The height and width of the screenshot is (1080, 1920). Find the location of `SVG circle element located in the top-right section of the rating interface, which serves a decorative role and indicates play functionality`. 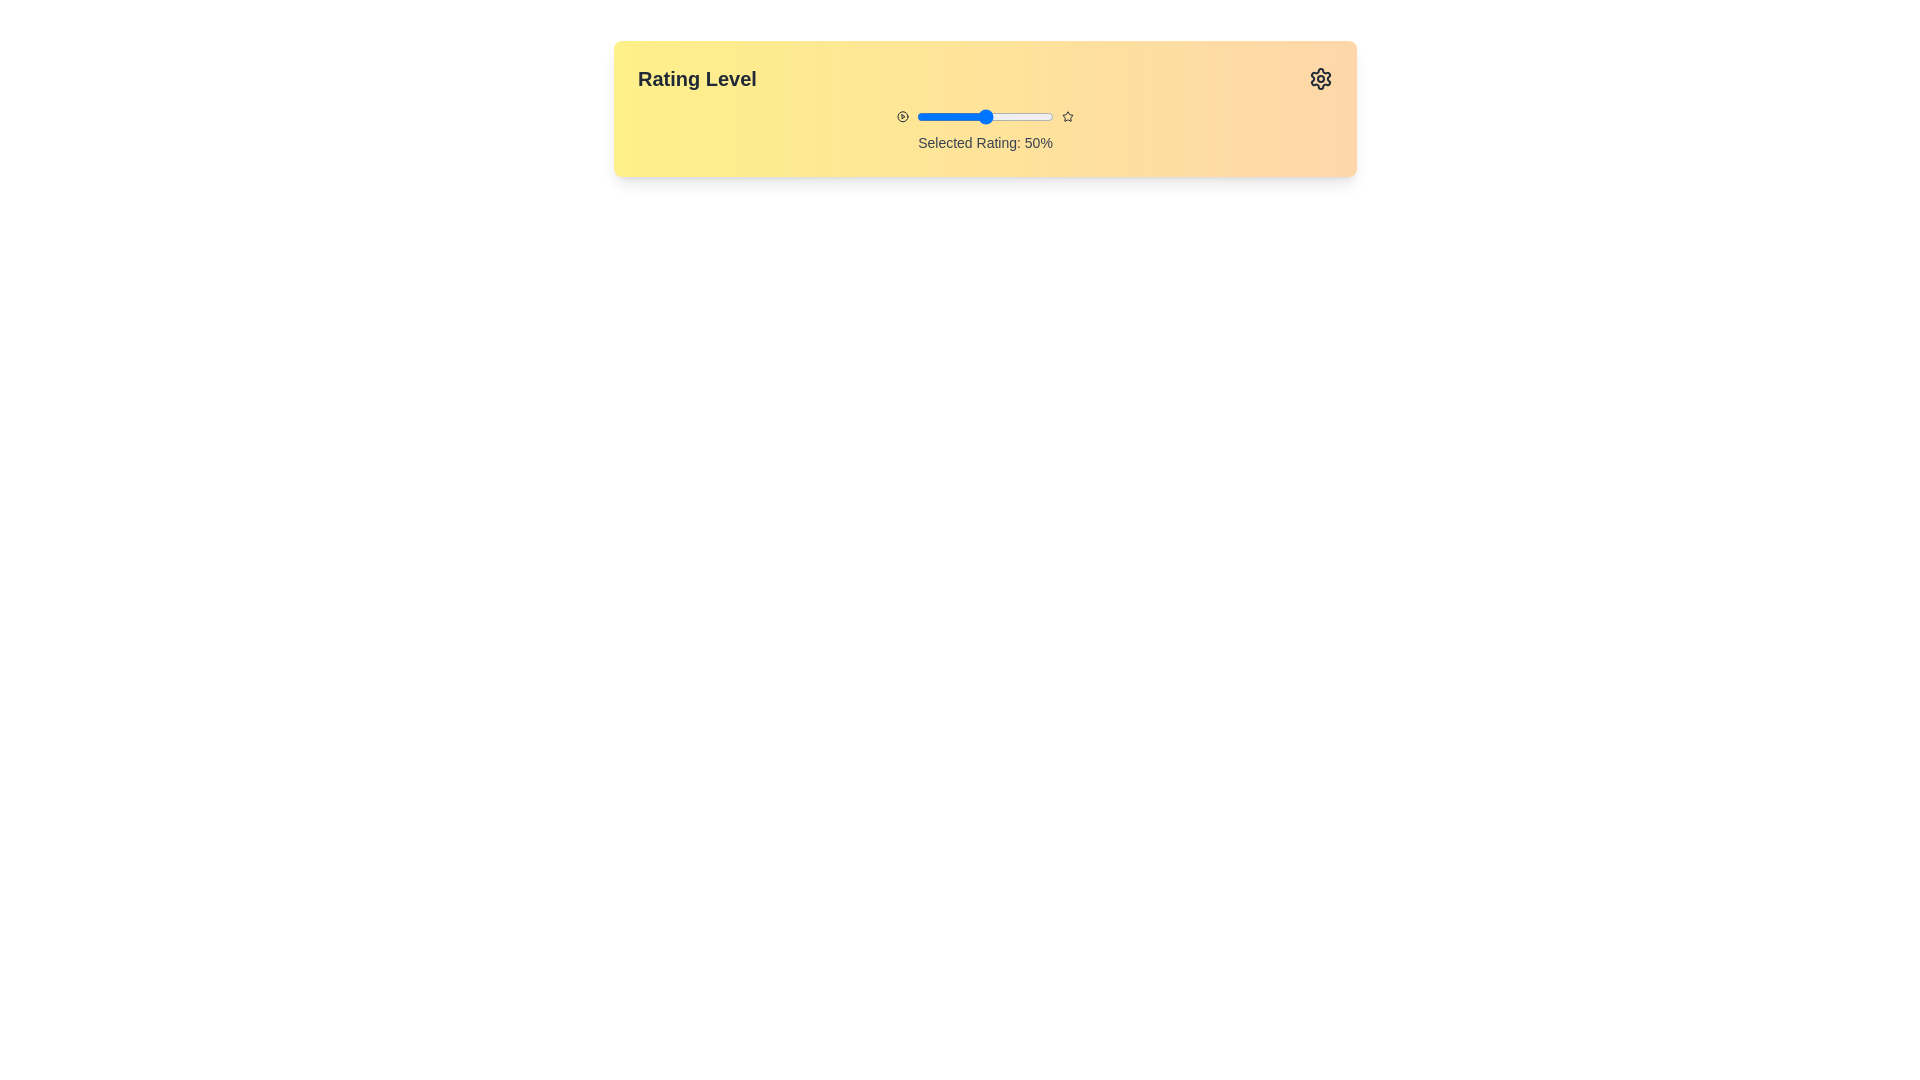

SVG circle element located in the top-right section of the rating interface, which serves a decorative role and indicates play functionality is located at coordinates (902, 116).